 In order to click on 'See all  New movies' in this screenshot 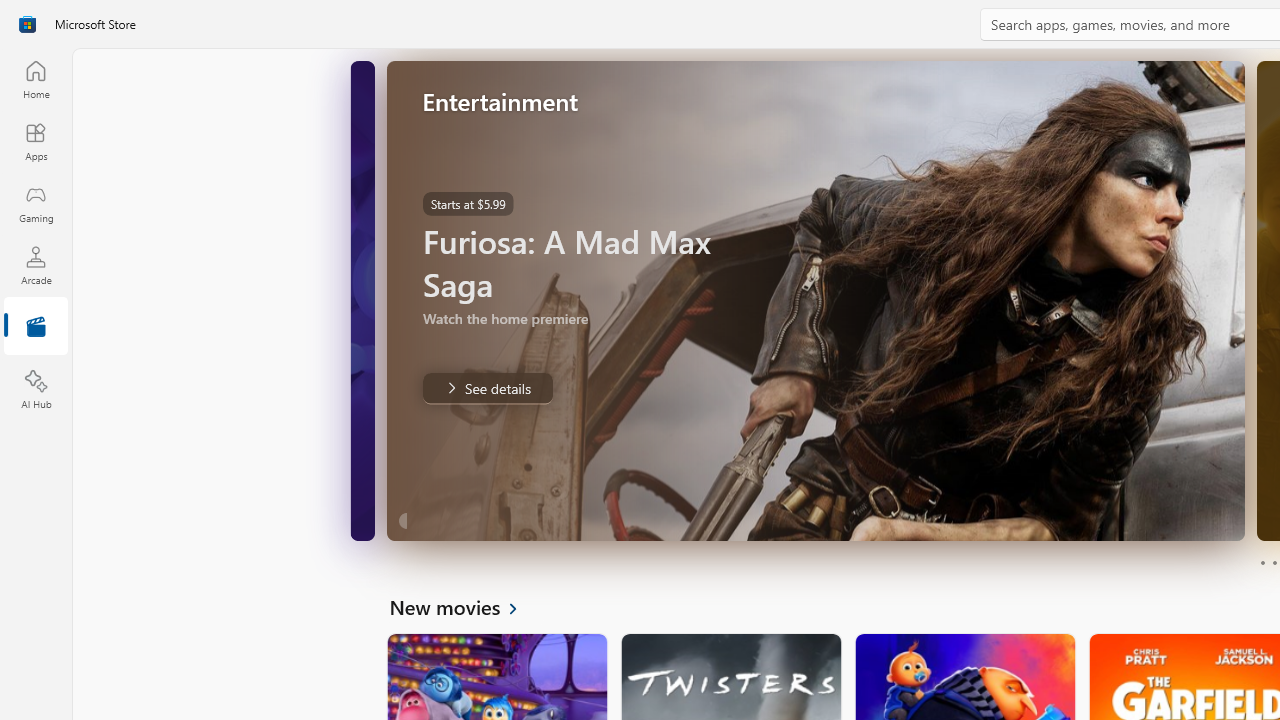, I will do `click(464, 605)`.